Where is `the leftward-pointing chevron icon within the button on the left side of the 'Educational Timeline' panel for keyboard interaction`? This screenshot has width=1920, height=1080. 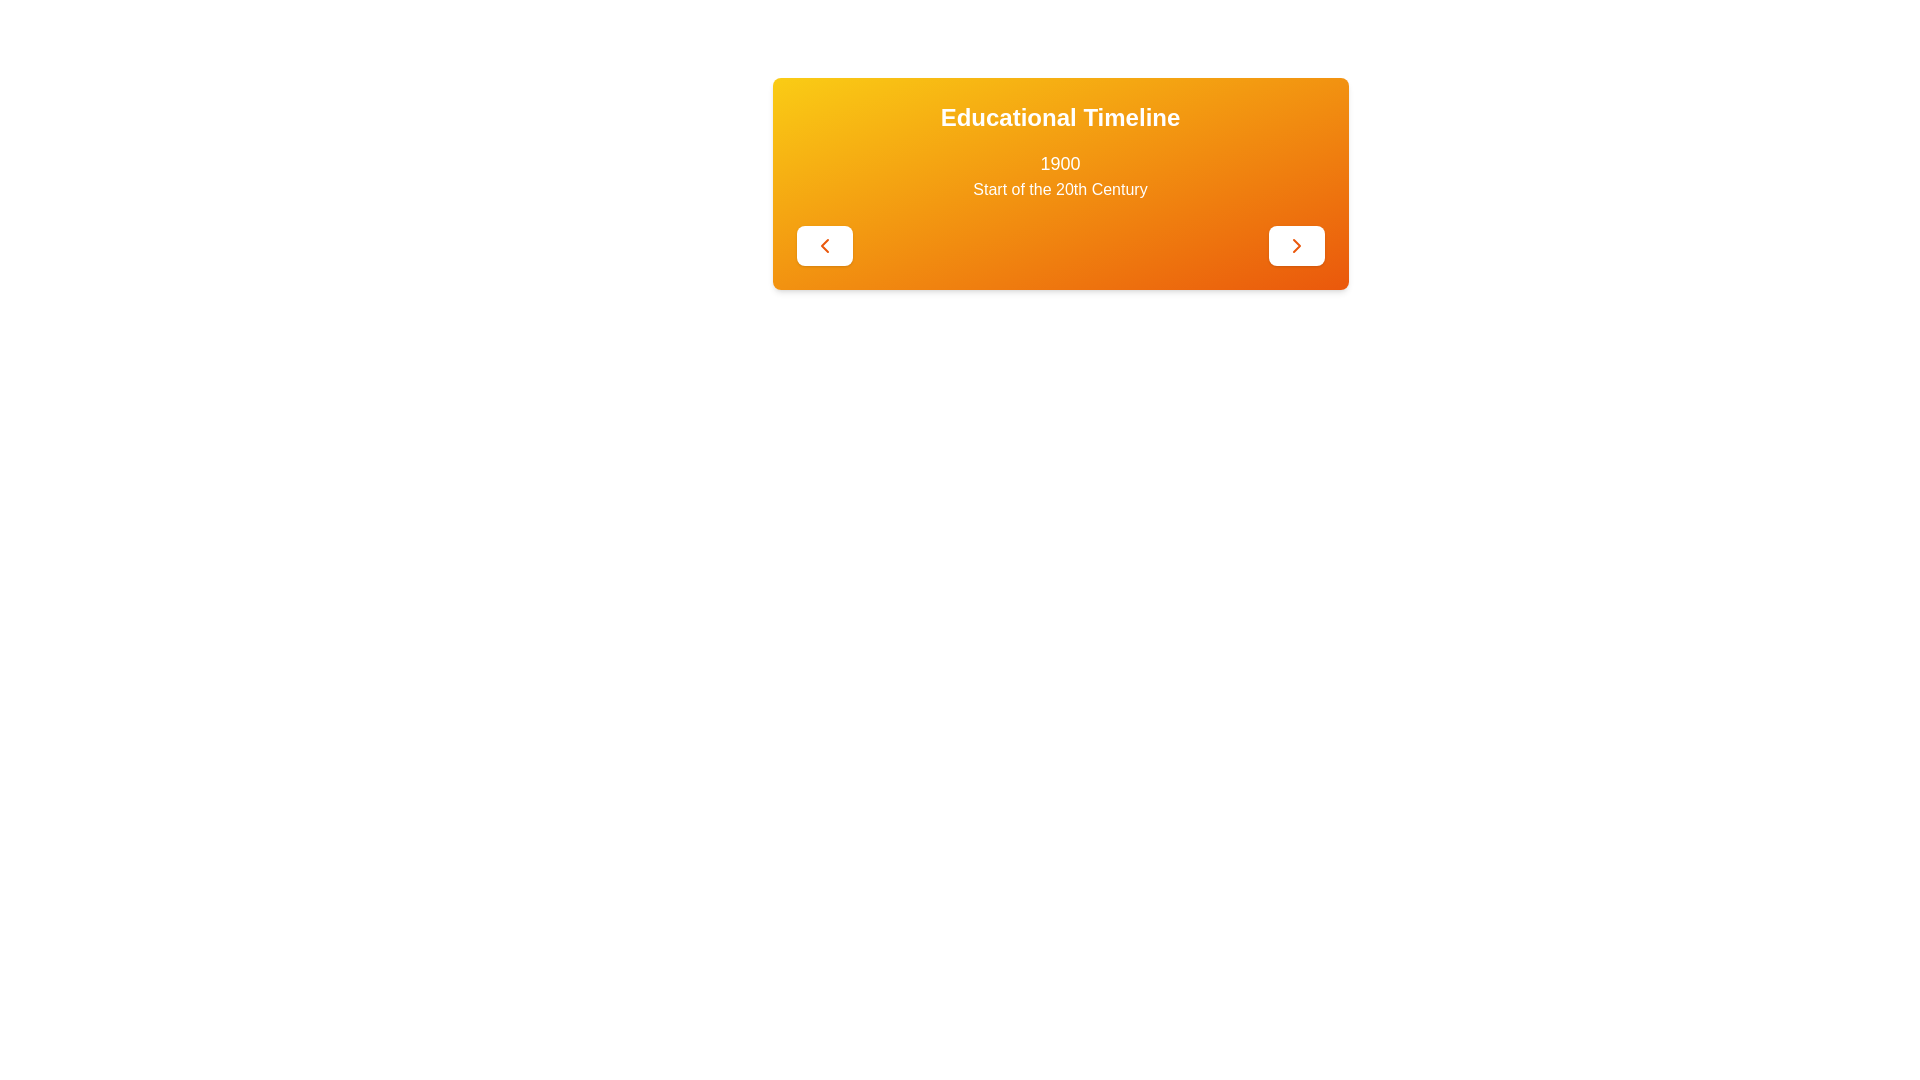 the leftward-pointing chevron icon within the button on the left side of the 'Educational Timeline' panel for keyboard interaction is located at coordinates (824, 245).